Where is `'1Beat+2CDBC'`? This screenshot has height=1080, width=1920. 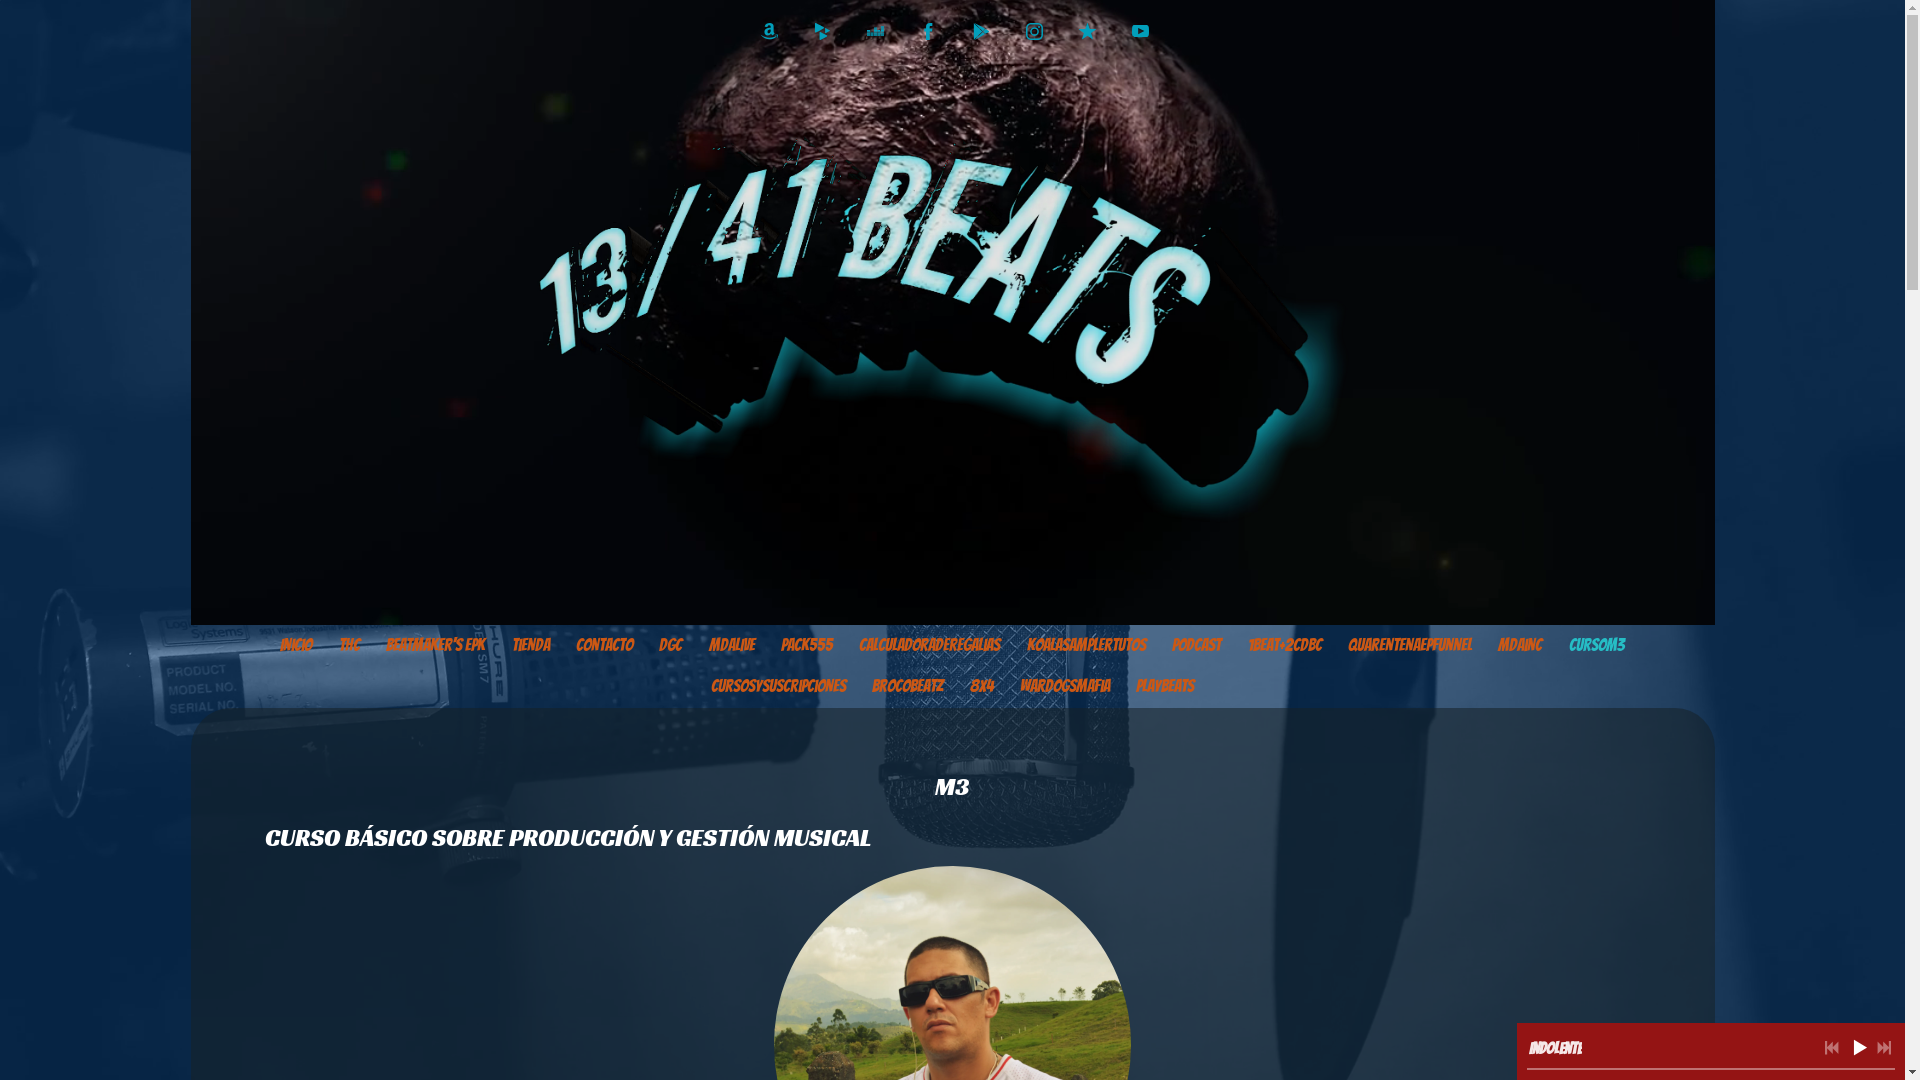
'1Beat+2CDBC' is located at coordinates (1283, 645).